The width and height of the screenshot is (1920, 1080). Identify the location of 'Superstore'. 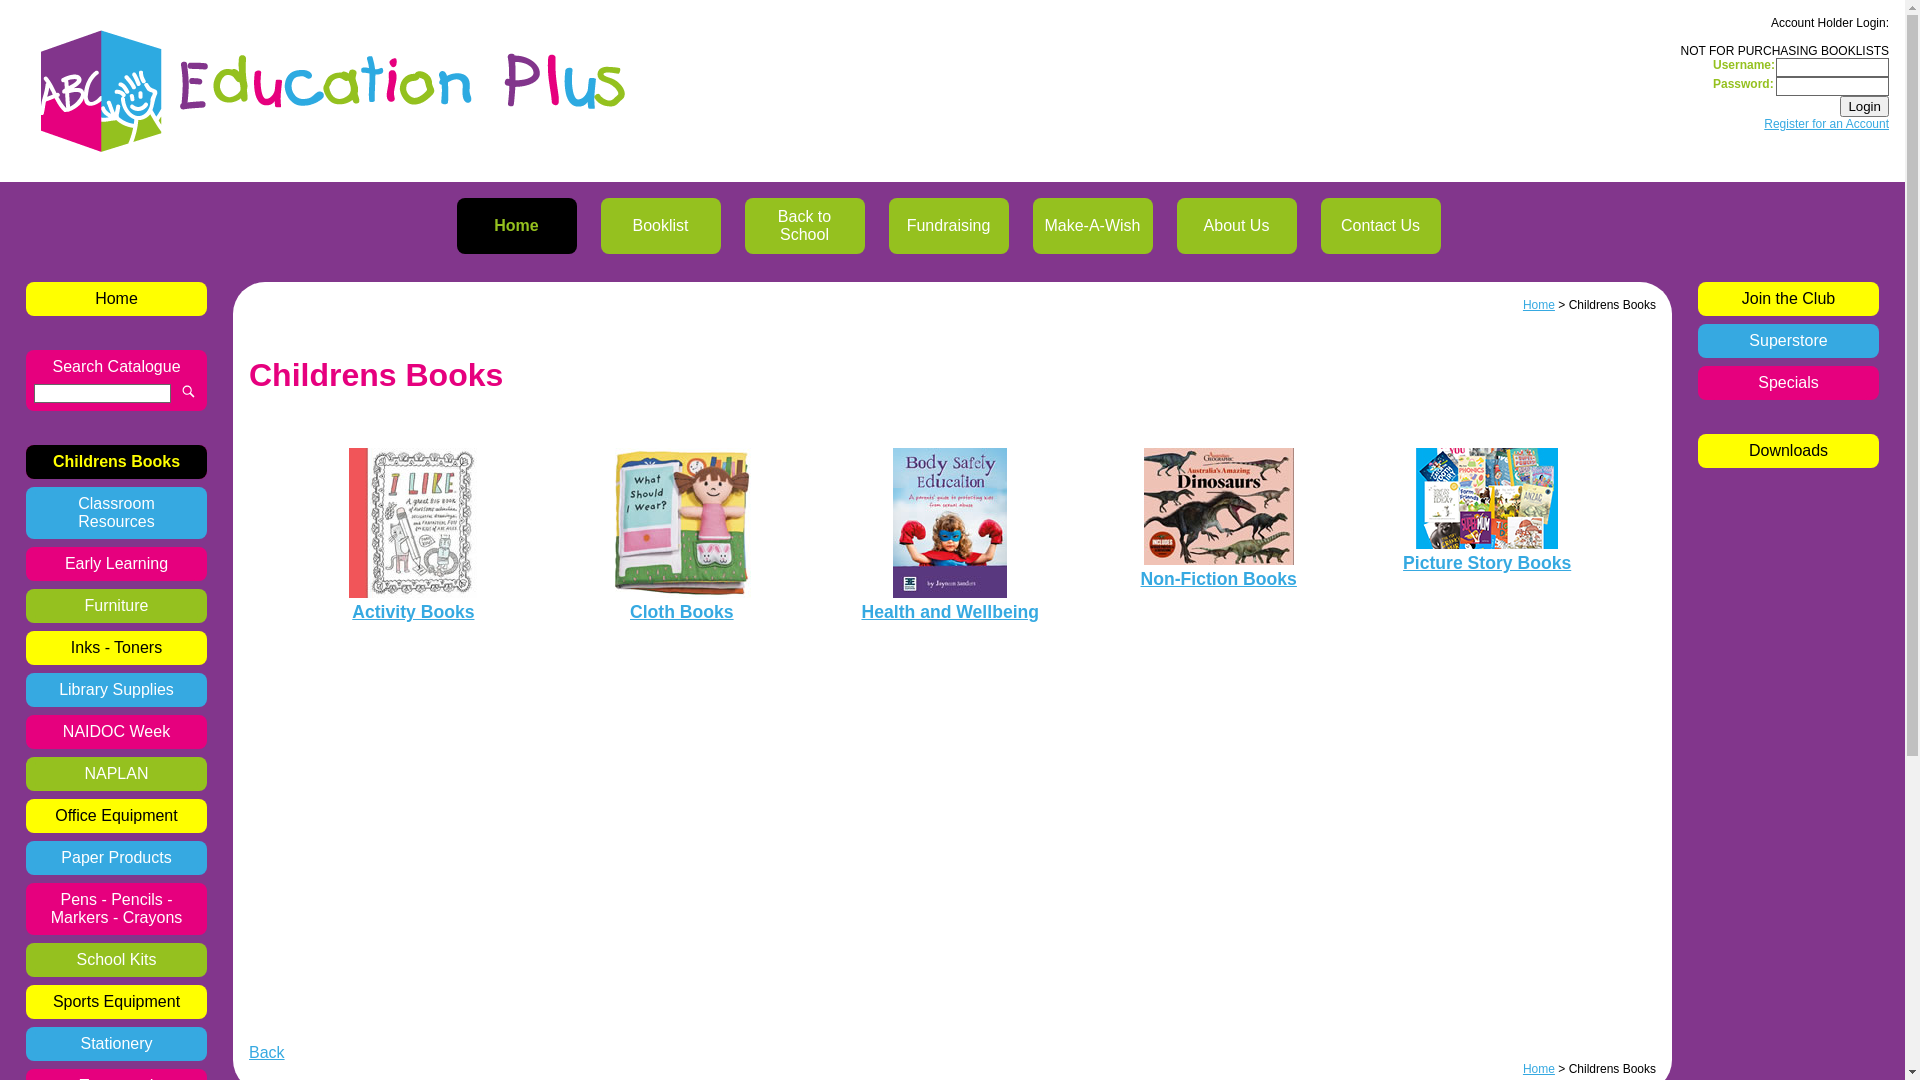
(1788, 339).